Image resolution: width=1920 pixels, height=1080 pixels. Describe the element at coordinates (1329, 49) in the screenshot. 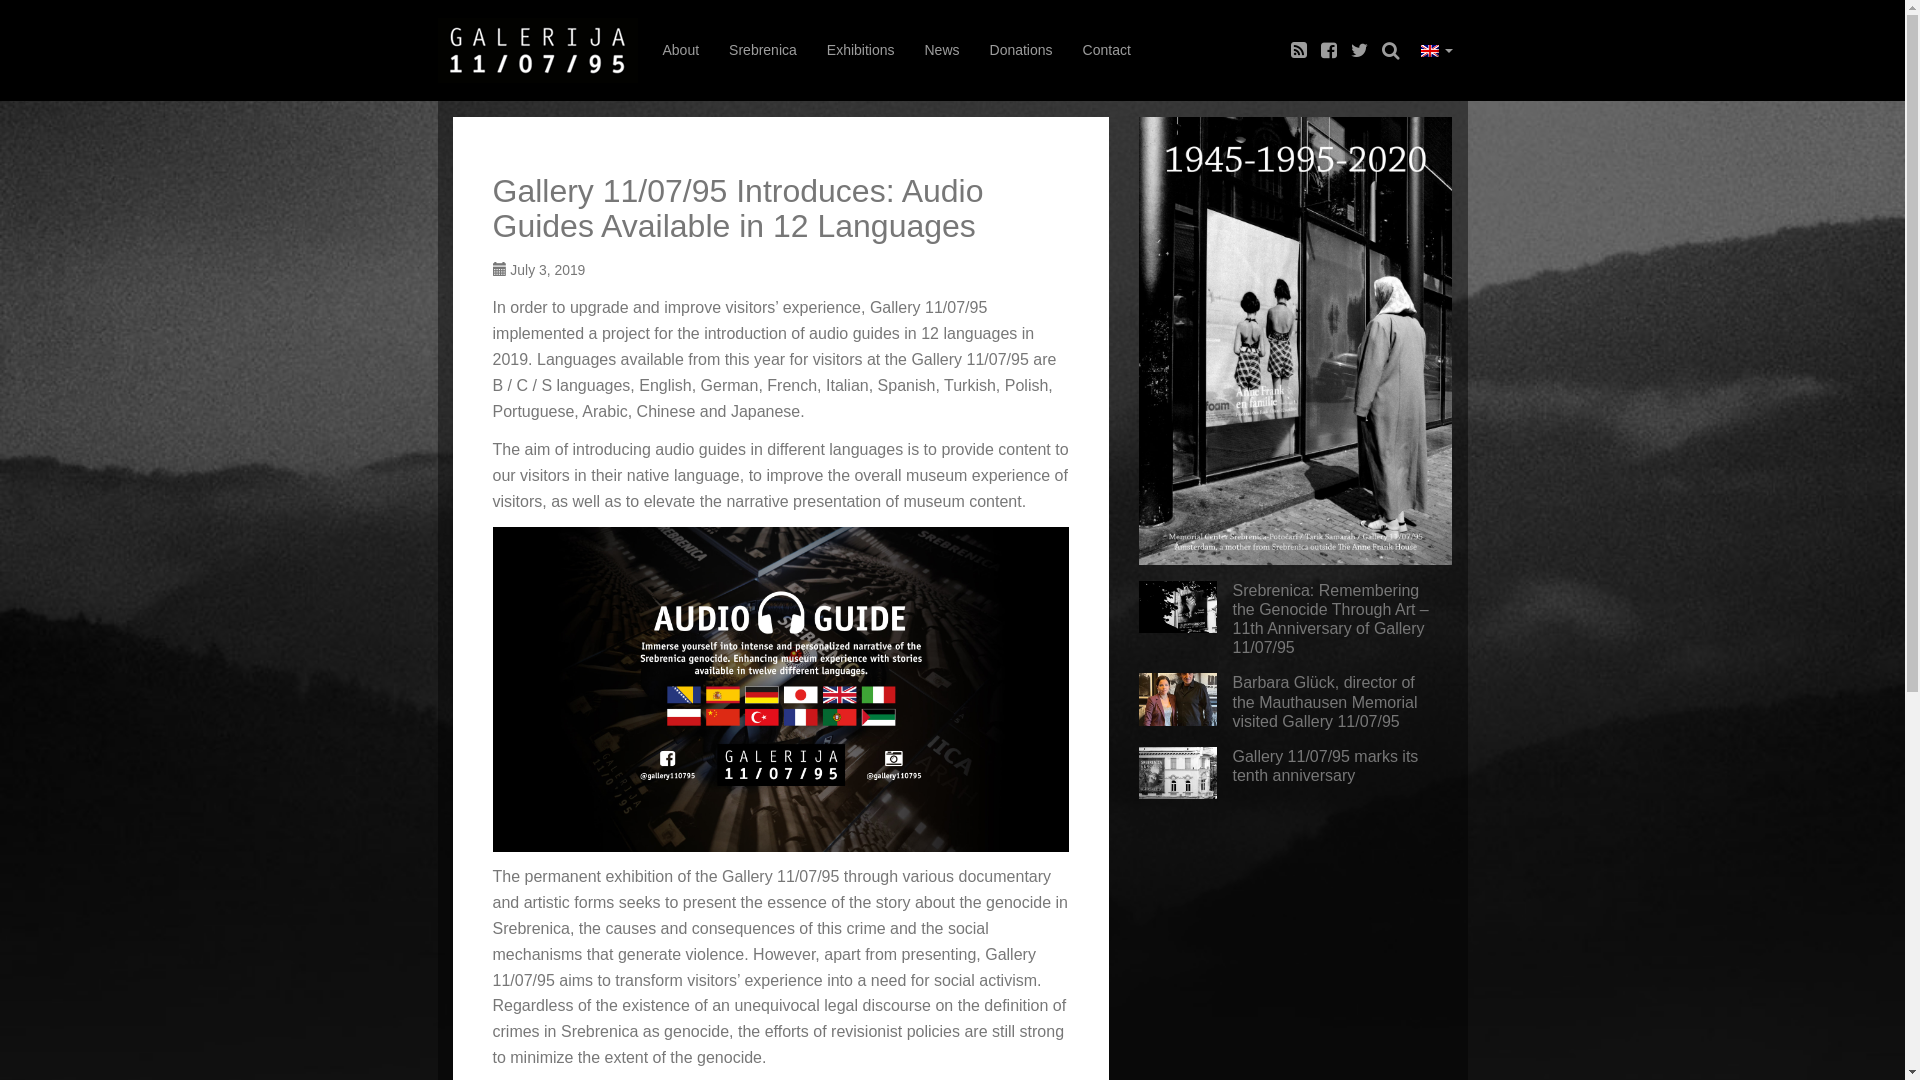

I see `'facebook'` at that location.